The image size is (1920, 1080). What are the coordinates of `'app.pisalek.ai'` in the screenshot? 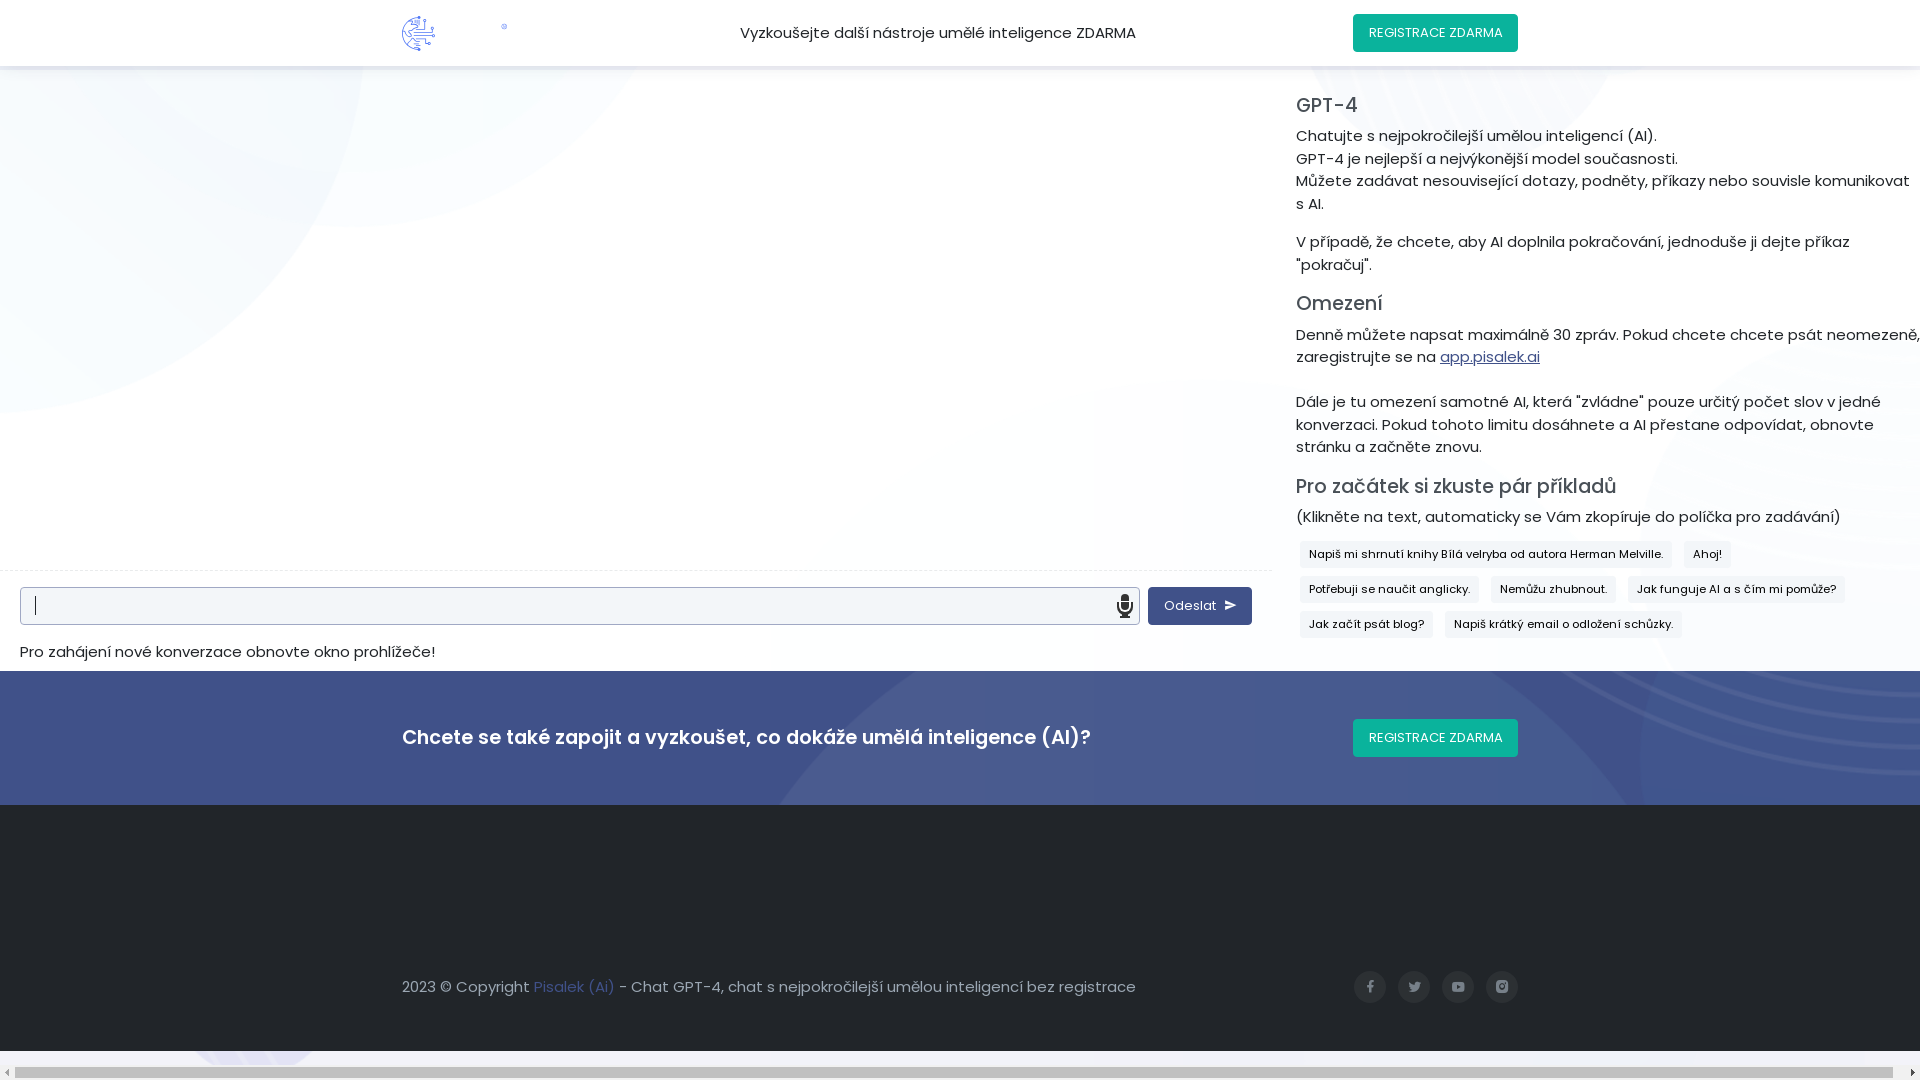 It's located at (1489, 355).